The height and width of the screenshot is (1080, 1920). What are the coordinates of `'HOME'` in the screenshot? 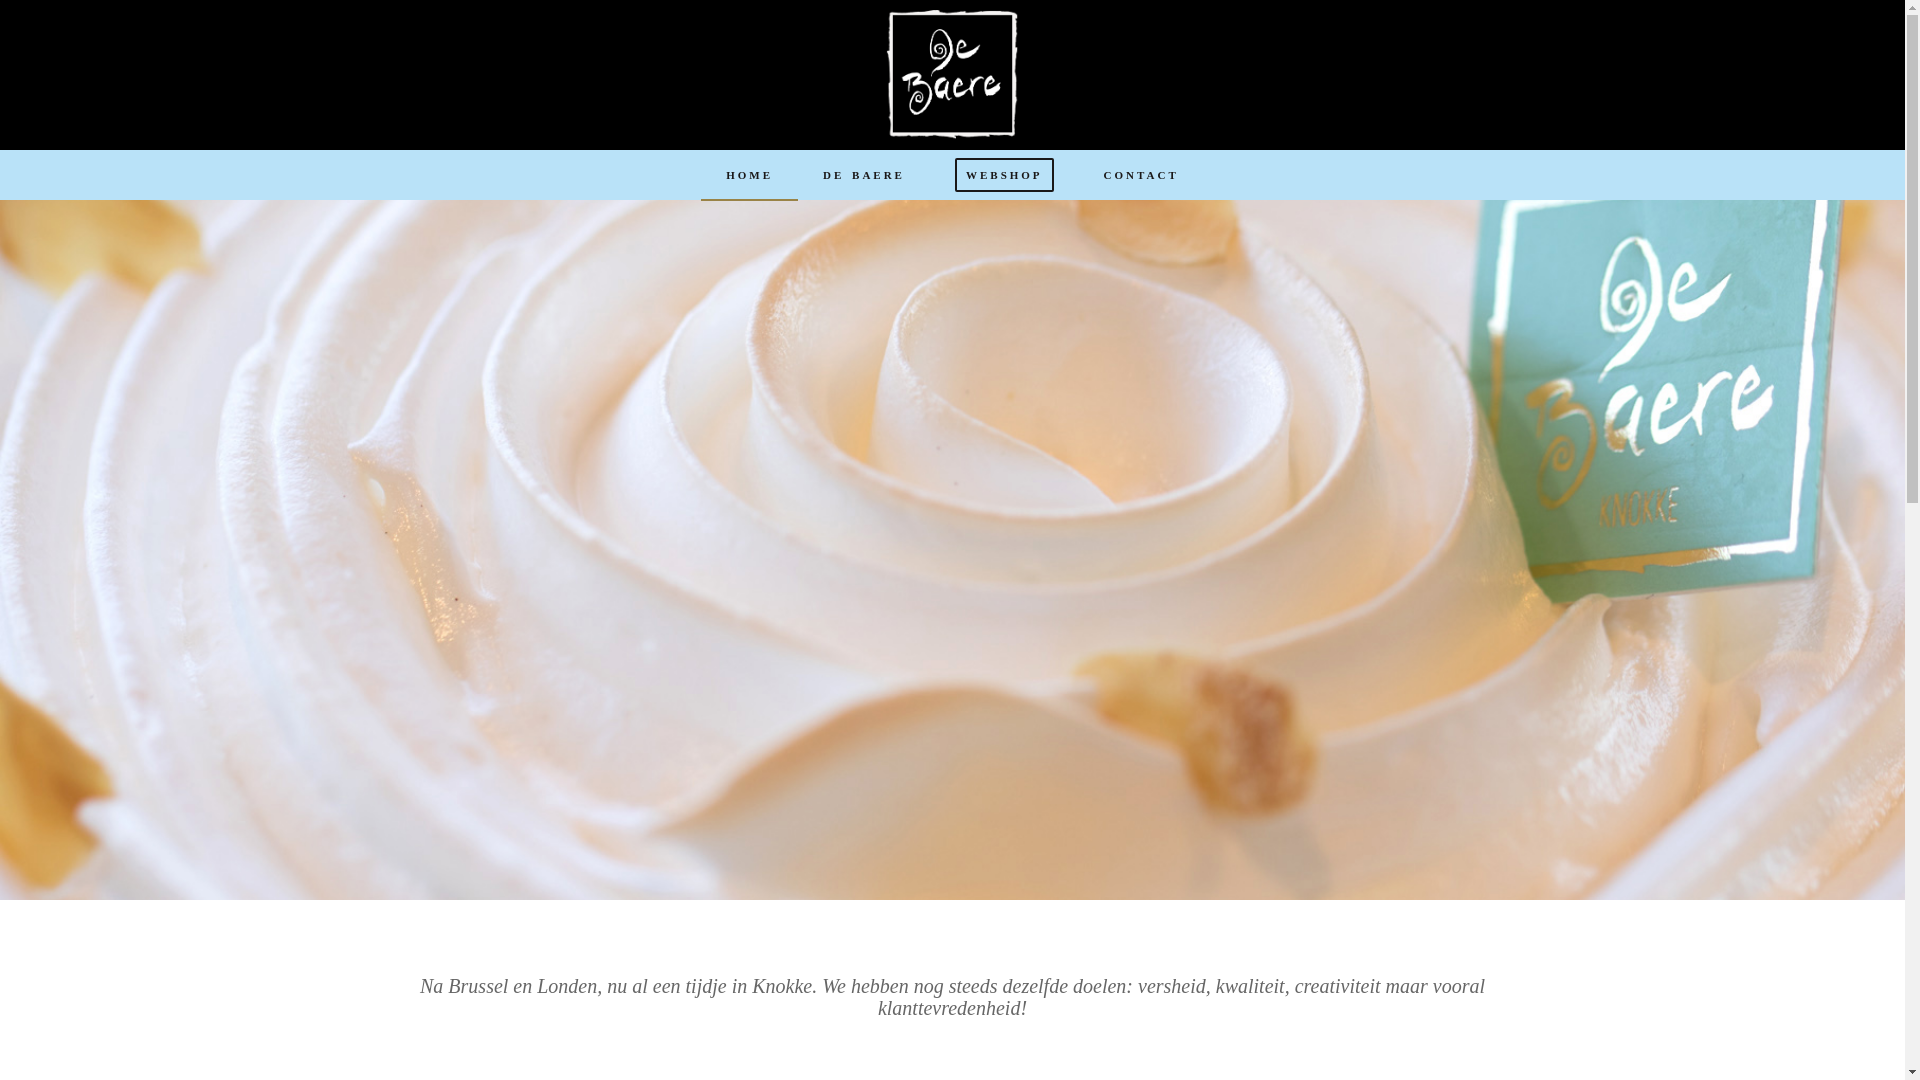 It's located at (748, 173).